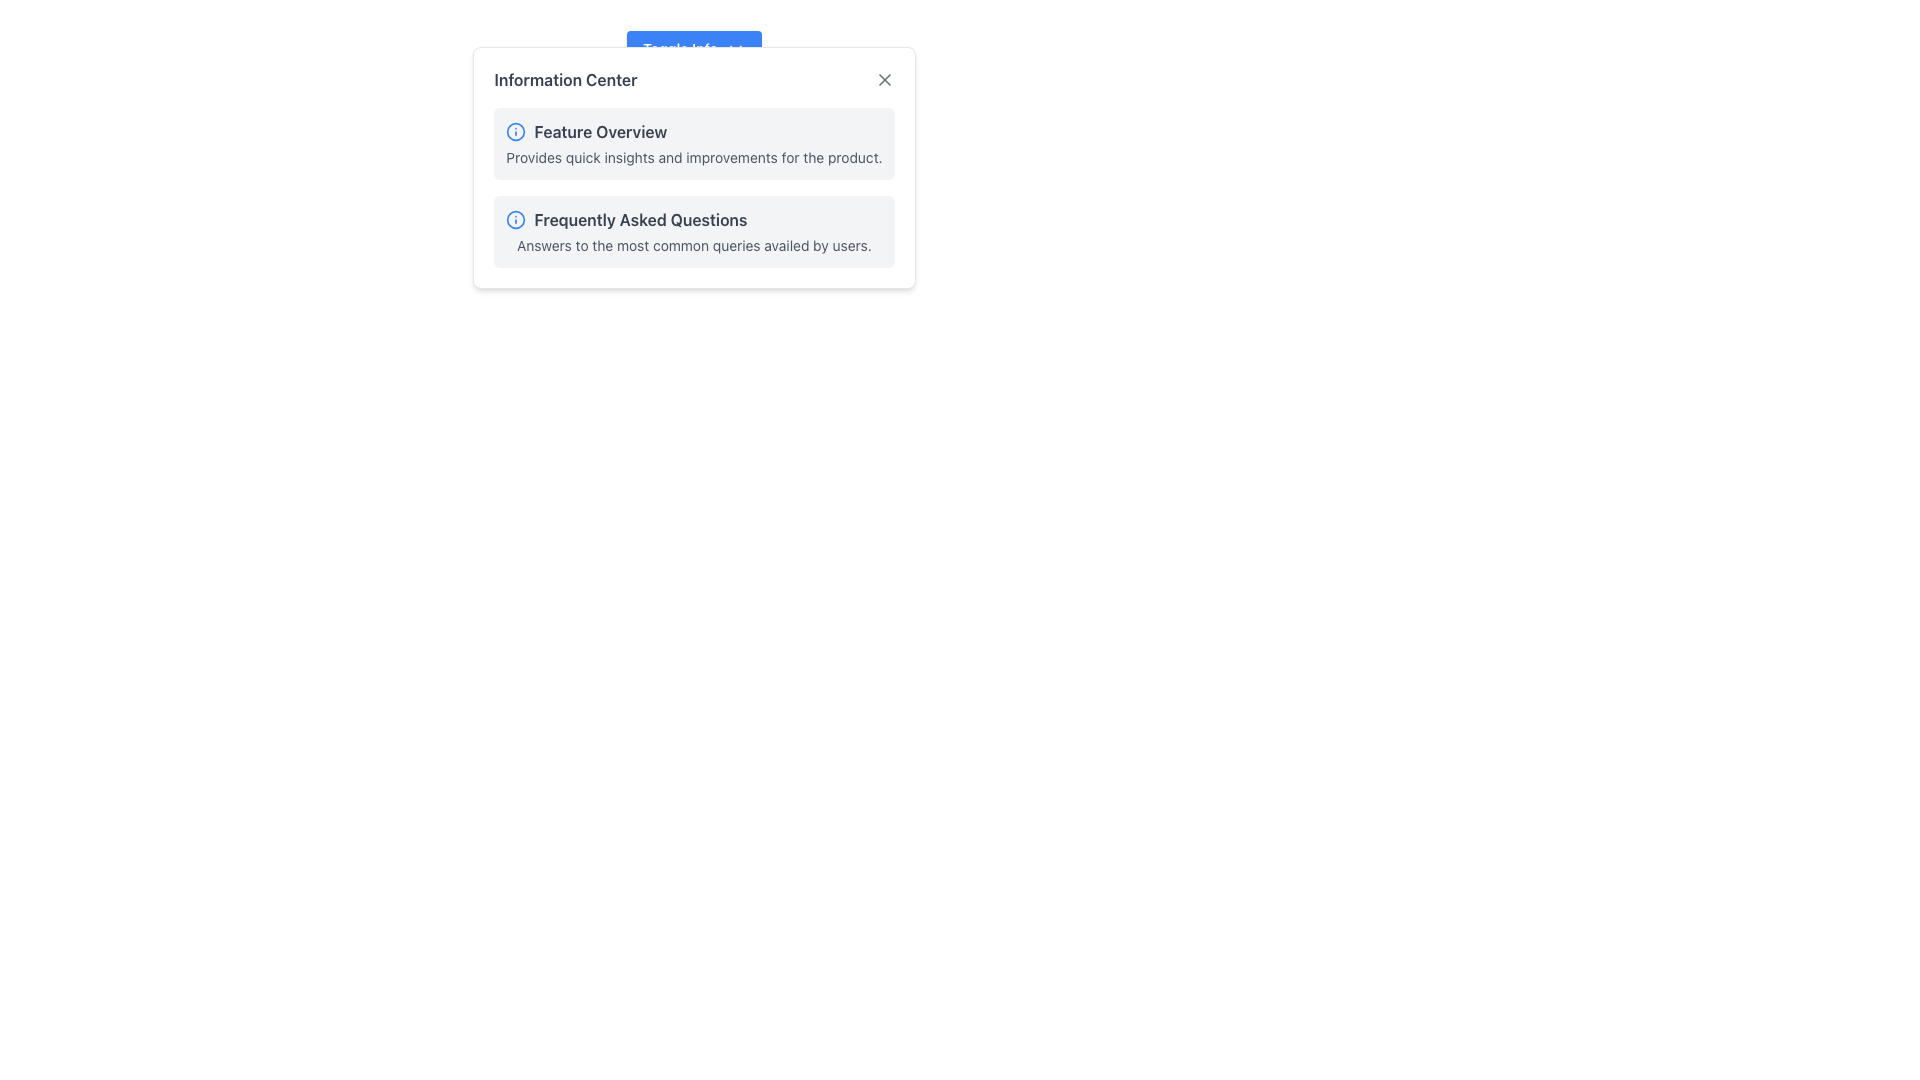  I want to click on the blue circular icon with an 'i' symbol, located to the left of the 'Feature Overview' text label in the 'Information Center' modal, so click(516, 131).